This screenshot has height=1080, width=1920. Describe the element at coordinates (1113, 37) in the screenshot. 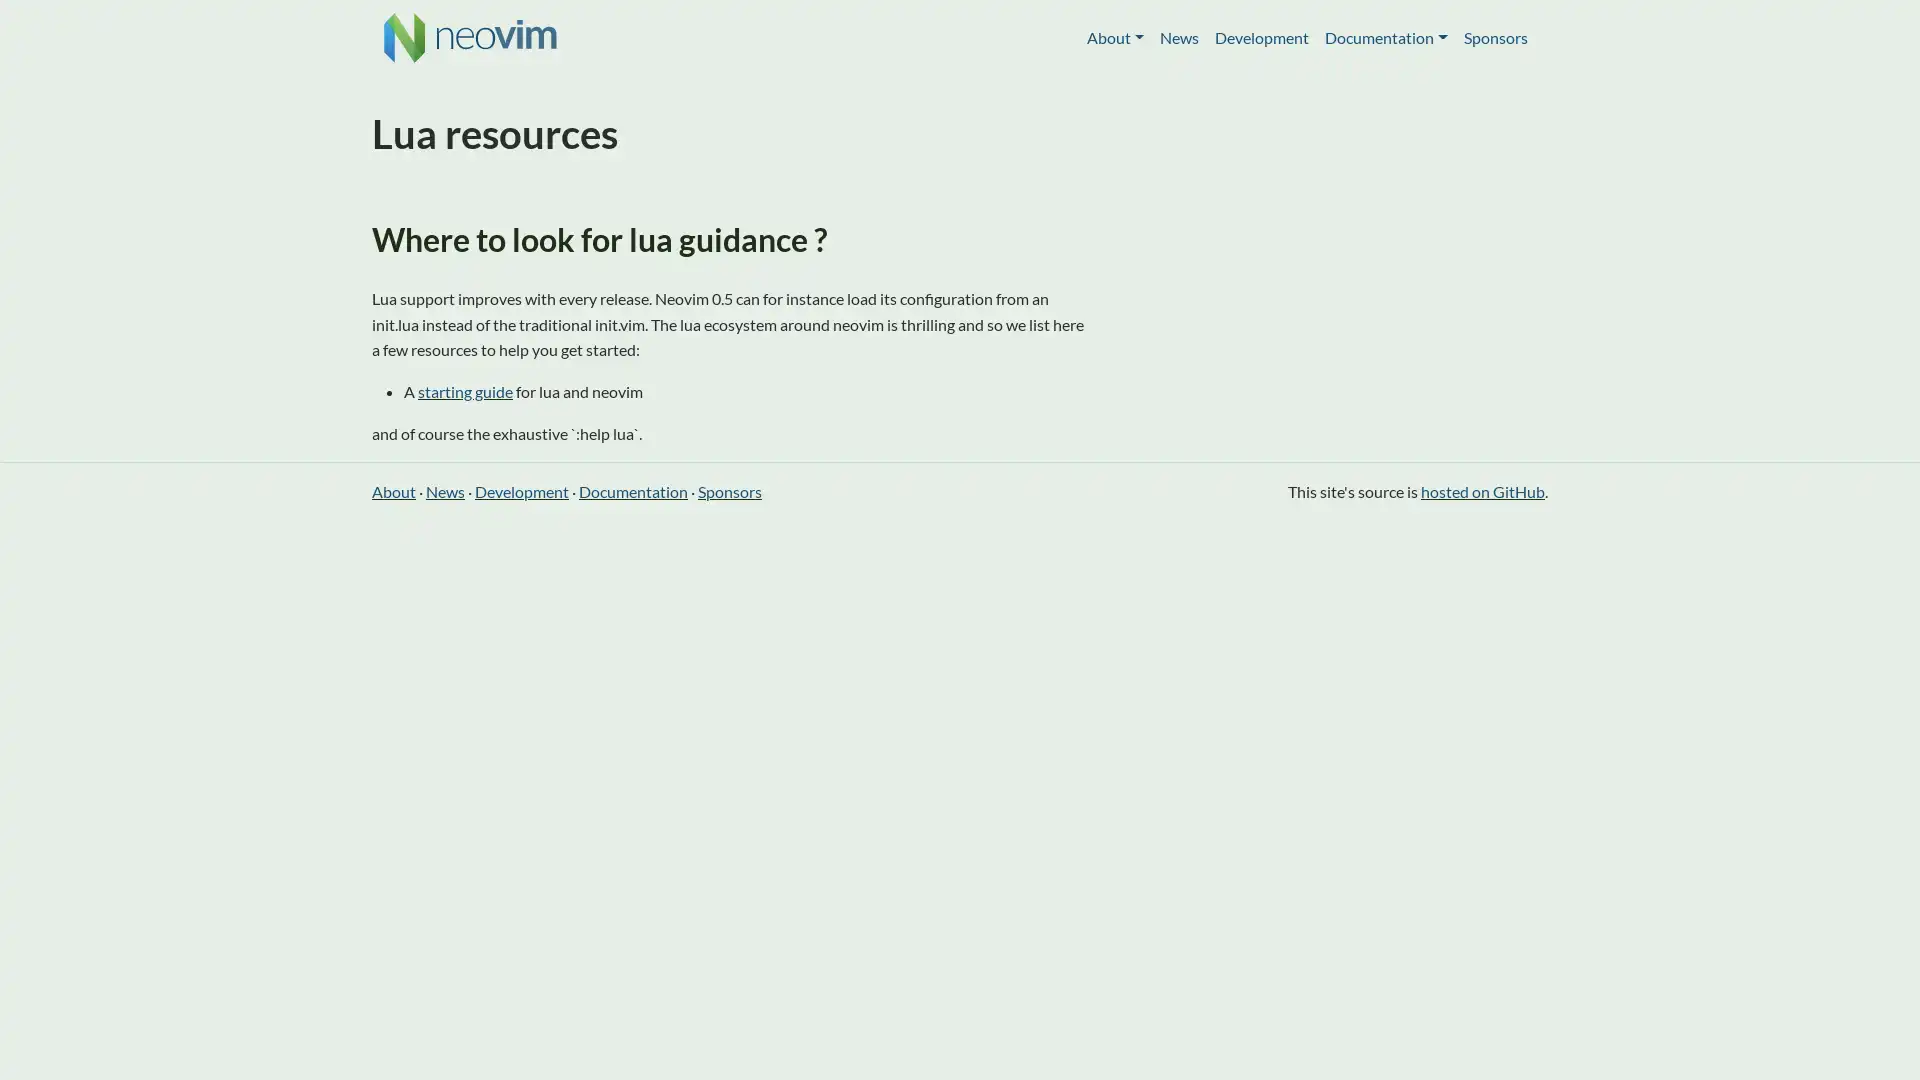

I see `About` at that location.